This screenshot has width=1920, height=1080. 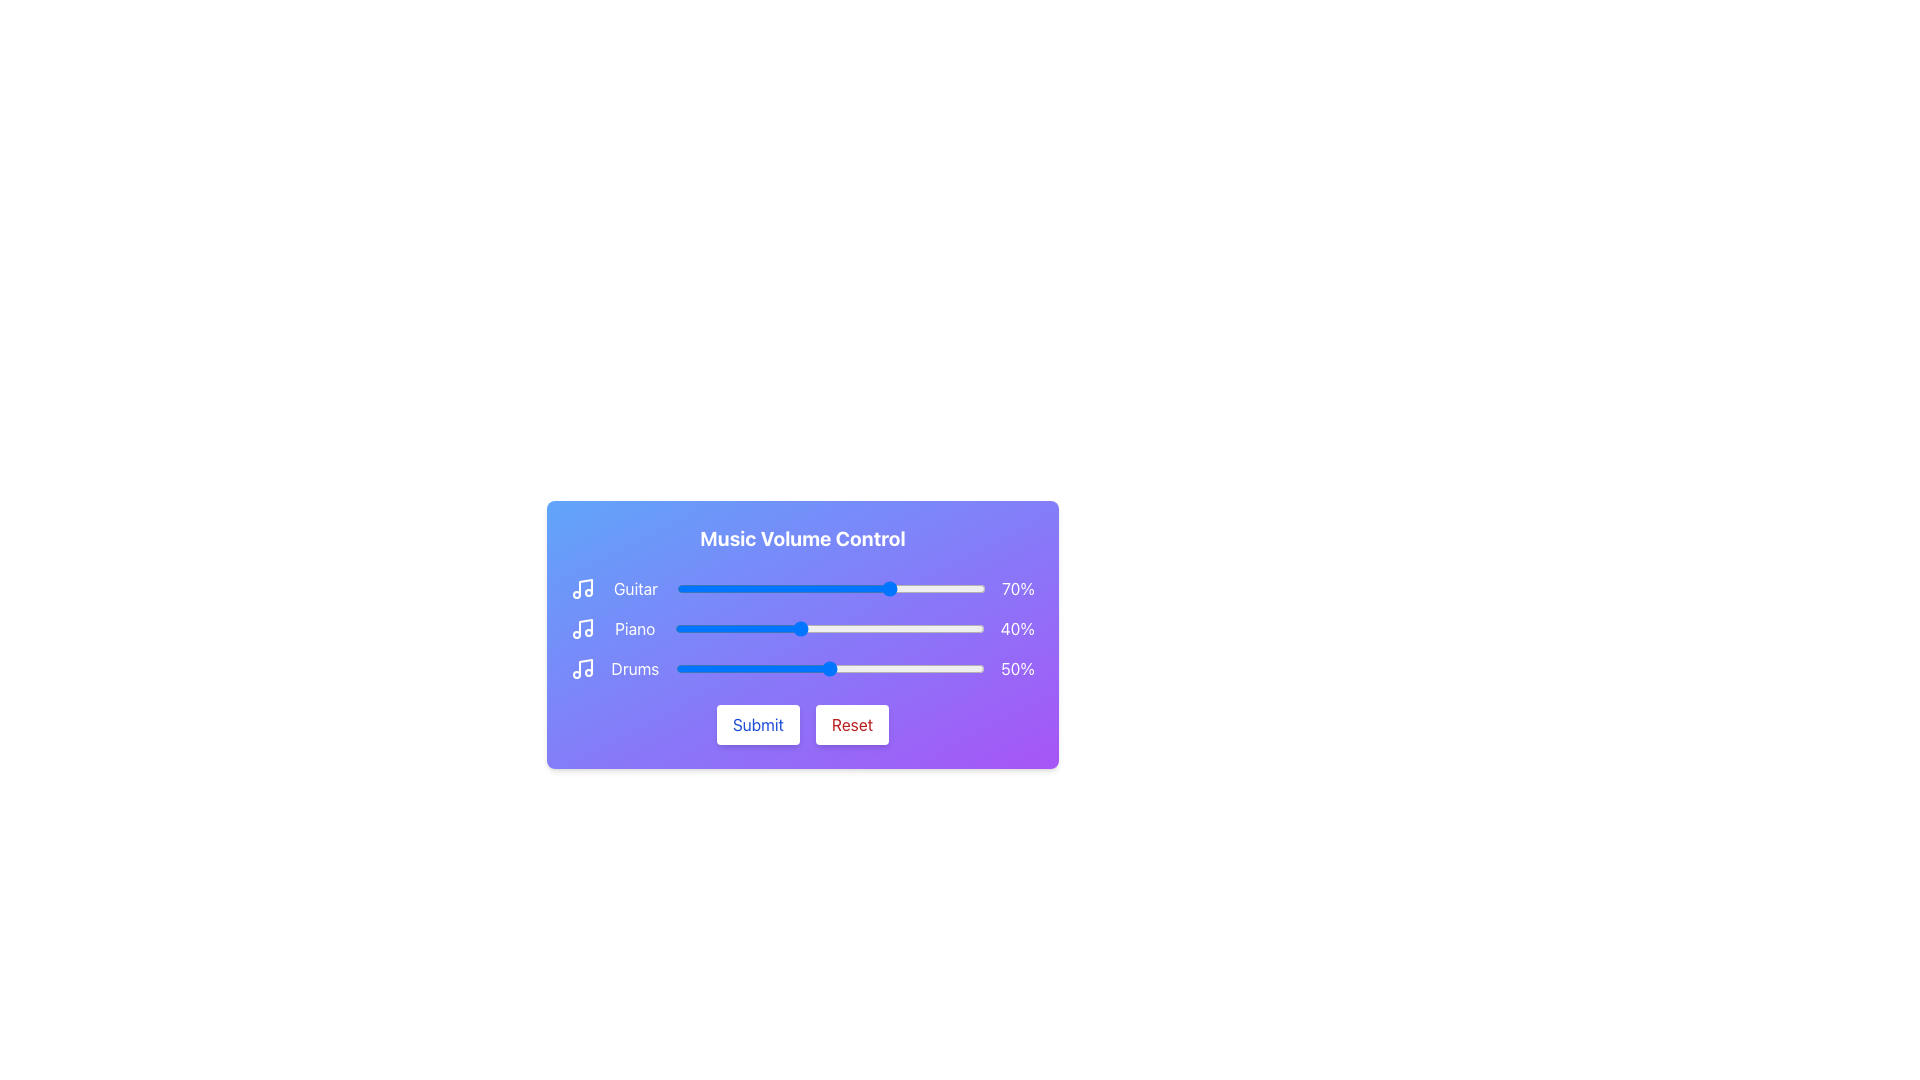 What do you see at coordinates (823, 627) in the screenshot?
I see `the Piano slider` at bounding box center [823, 627].